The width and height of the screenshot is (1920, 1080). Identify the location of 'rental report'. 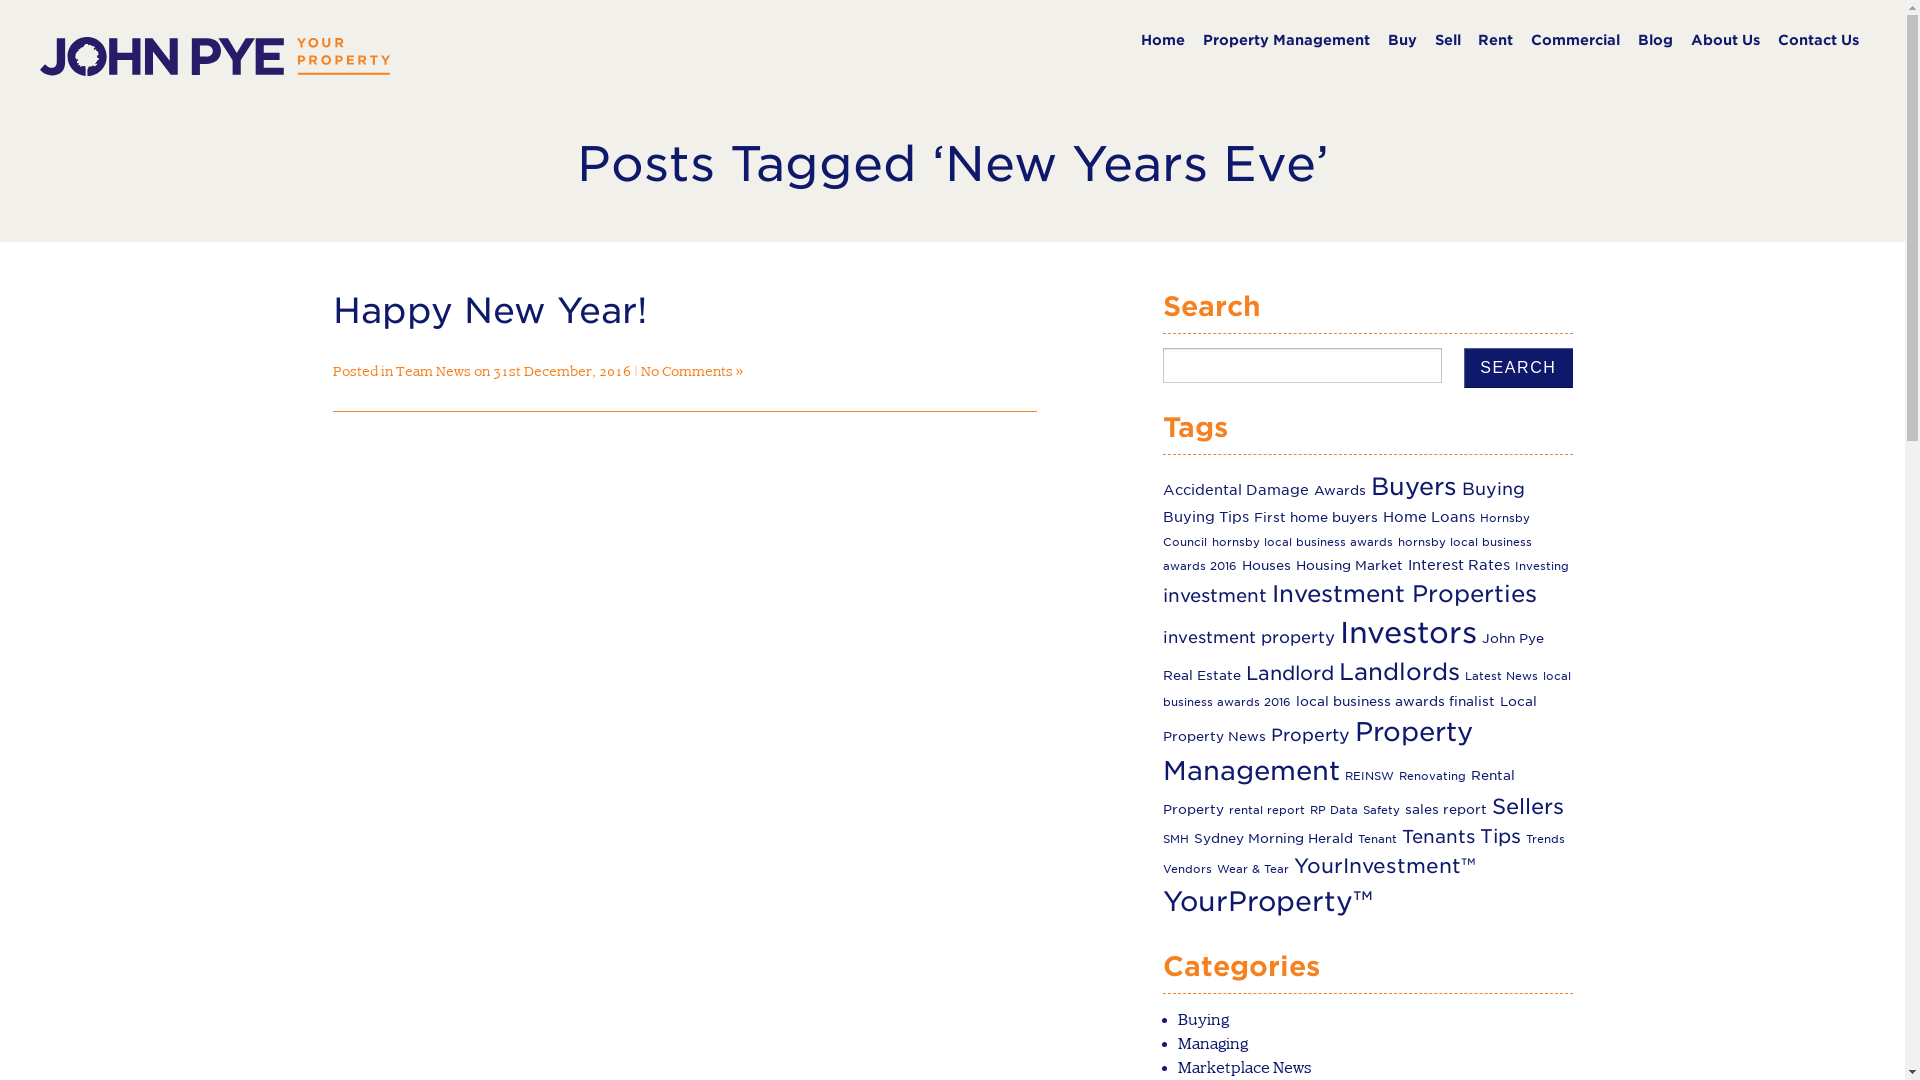
(1266, 810).